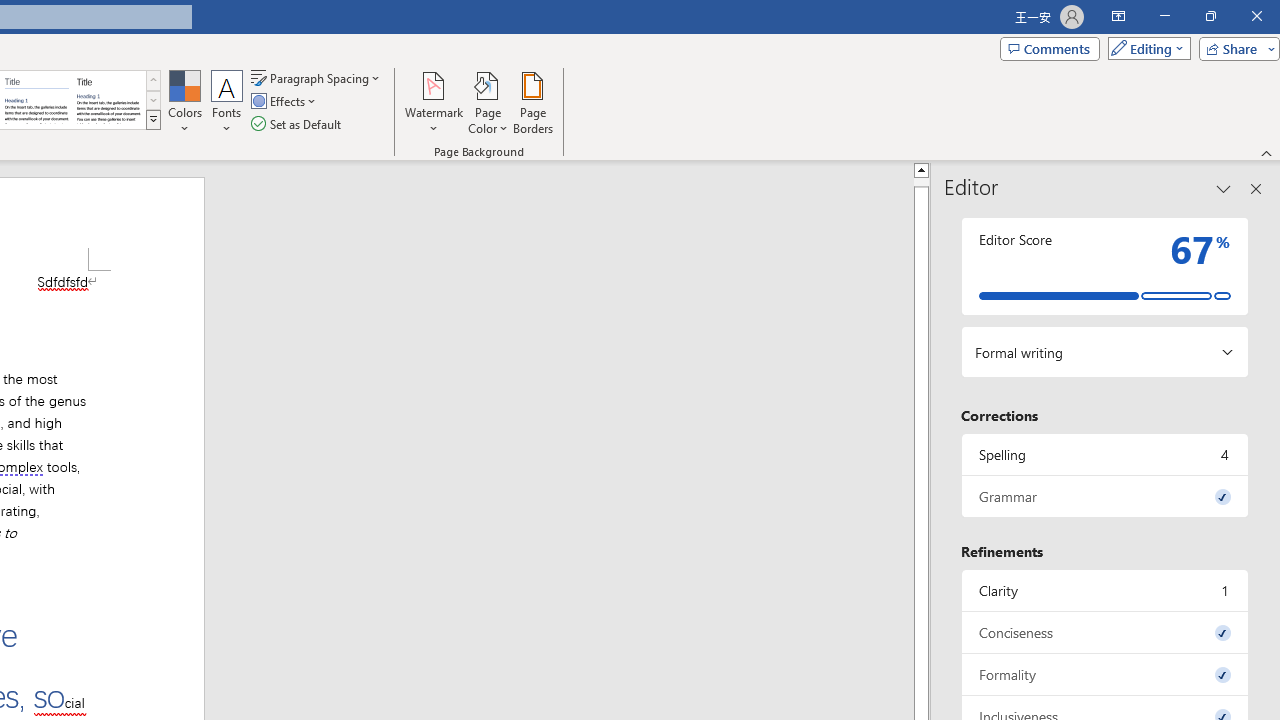  I want to click on 'Page Color', so click(488, 103).